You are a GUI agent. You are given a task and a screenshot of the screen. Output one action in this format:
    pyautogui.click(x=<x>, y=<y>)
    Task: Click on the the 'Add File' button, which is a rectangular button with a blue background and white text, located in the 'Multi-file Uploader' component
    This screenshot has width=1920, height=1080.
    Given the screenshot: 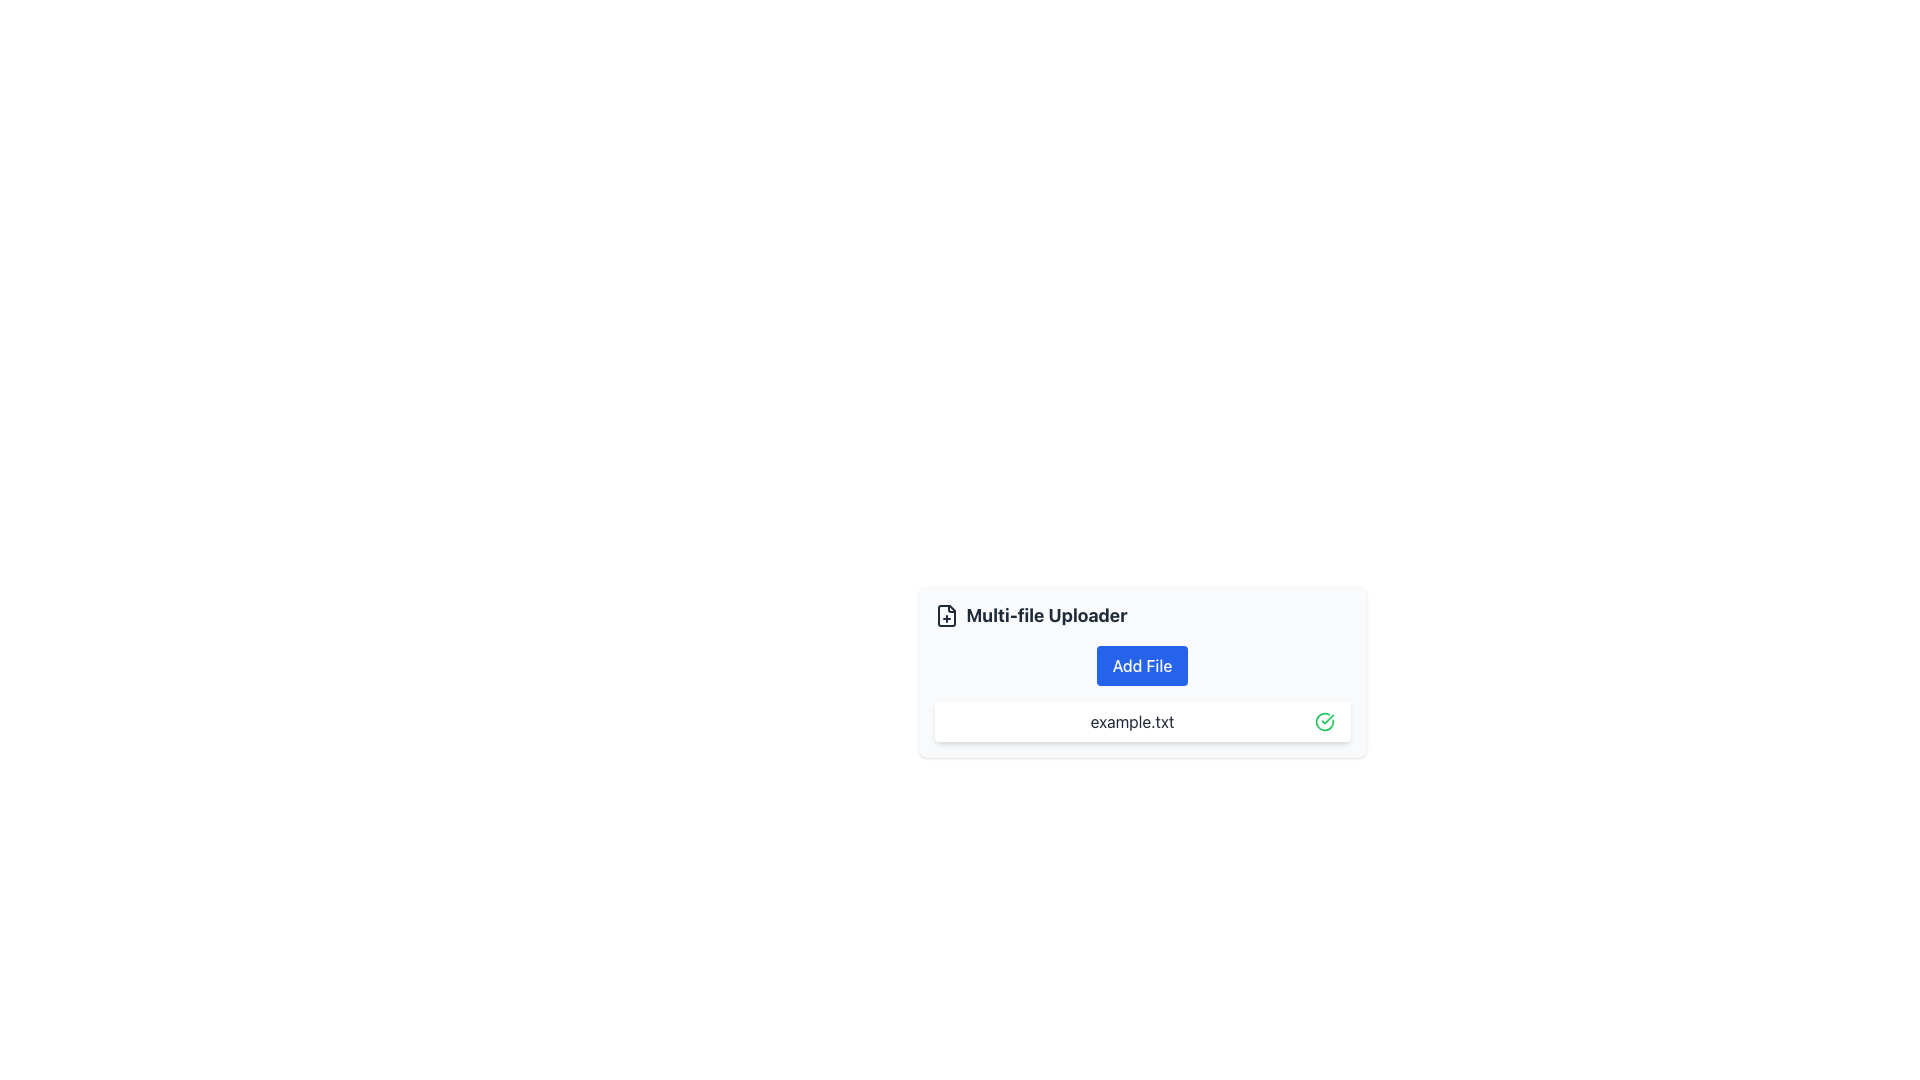 What is the action you would take?
    pyautogui.click(x=1142, y=666)
    